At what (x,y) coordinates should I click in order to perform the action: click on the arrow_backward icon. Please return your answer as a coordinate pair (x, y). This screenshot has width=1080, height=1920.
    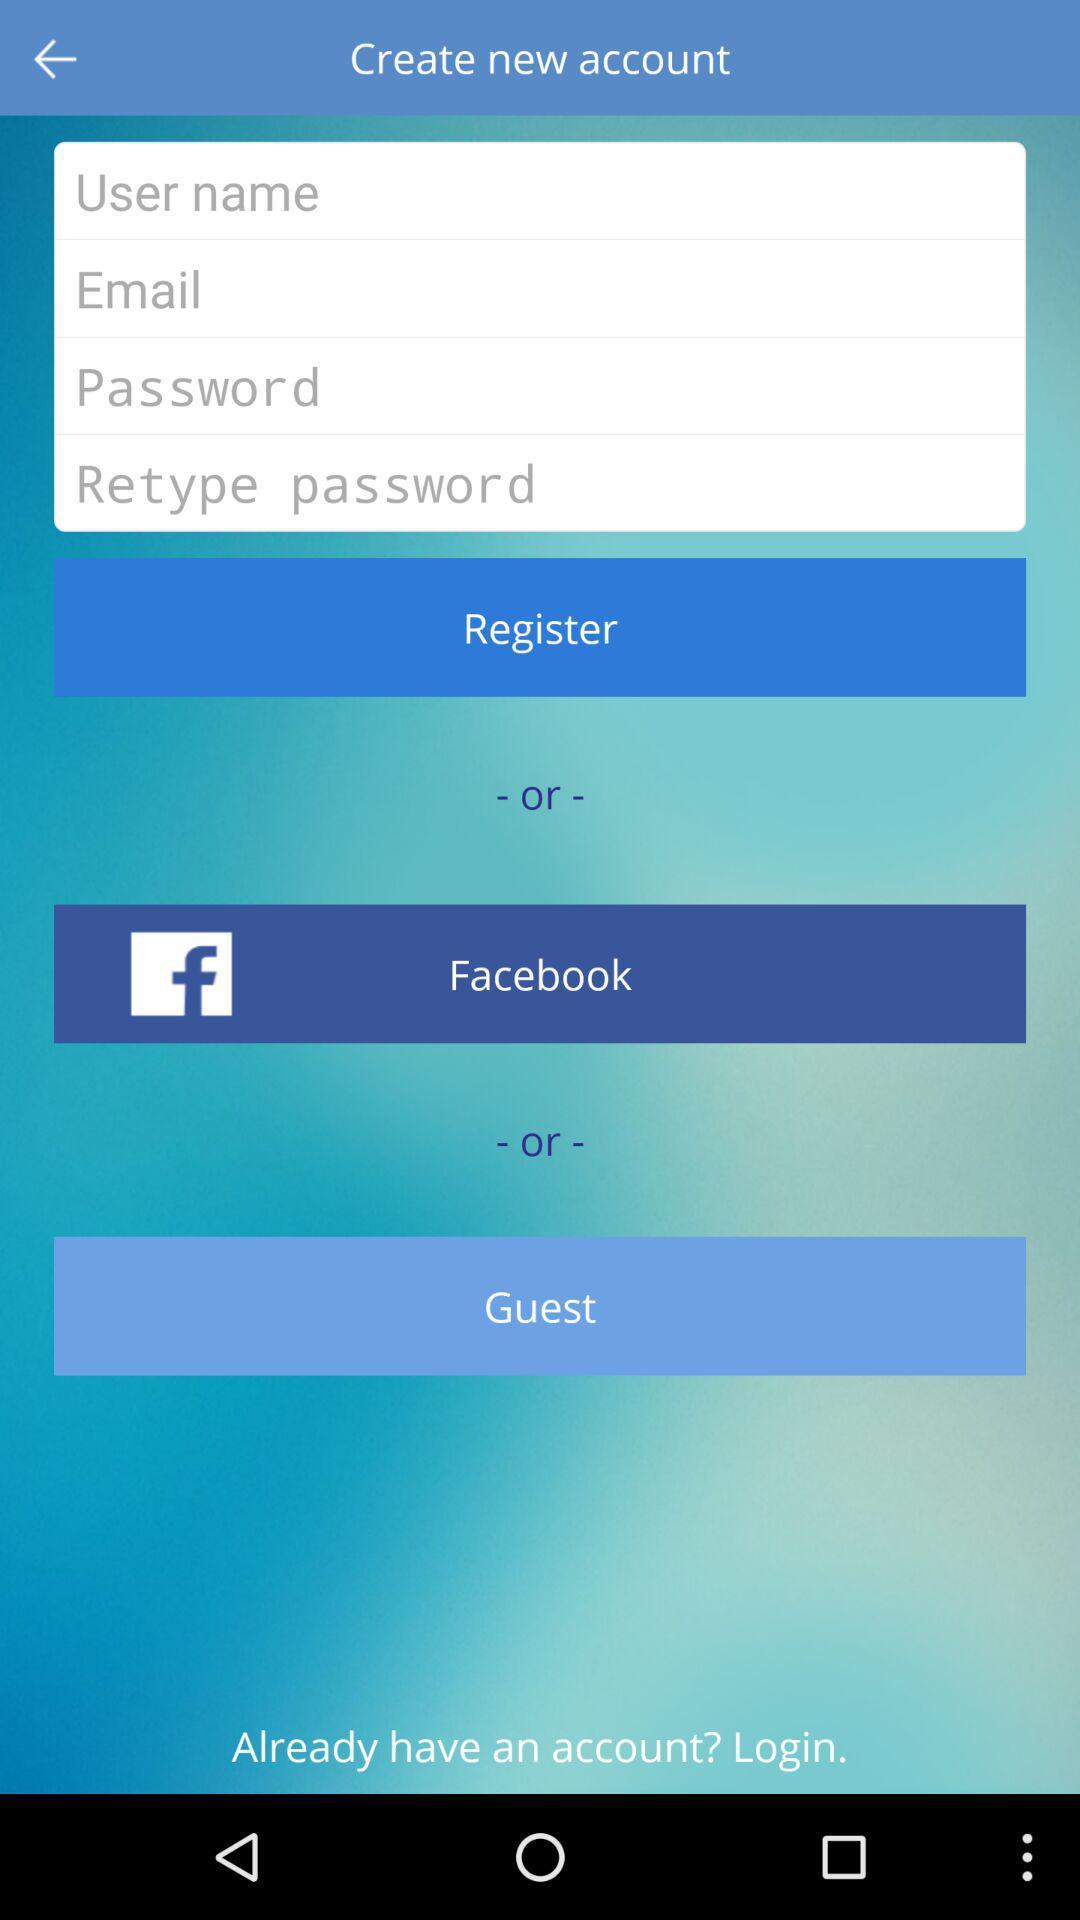
    Looking at the image, I should click on (56, 61).